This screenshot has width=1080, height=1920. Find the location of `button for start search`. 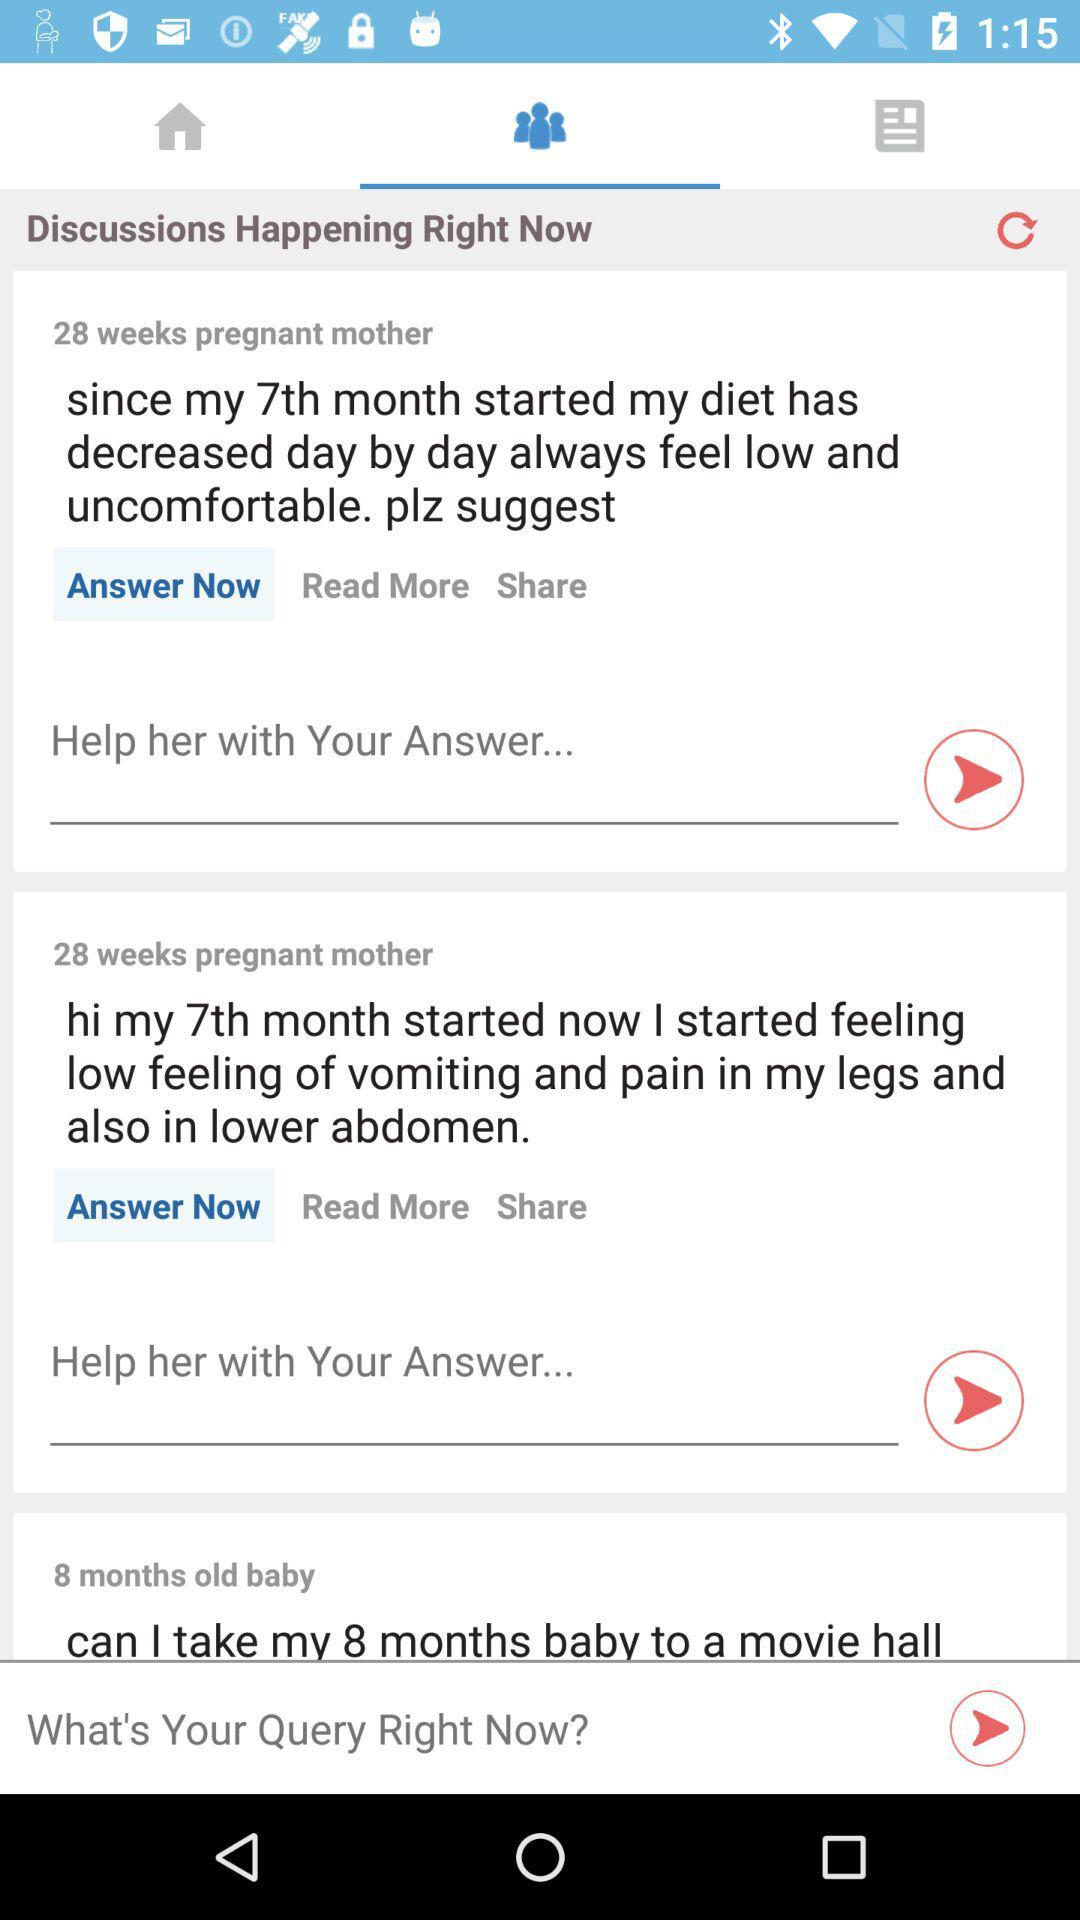

button for start search is located at coordinates (987, 1727).